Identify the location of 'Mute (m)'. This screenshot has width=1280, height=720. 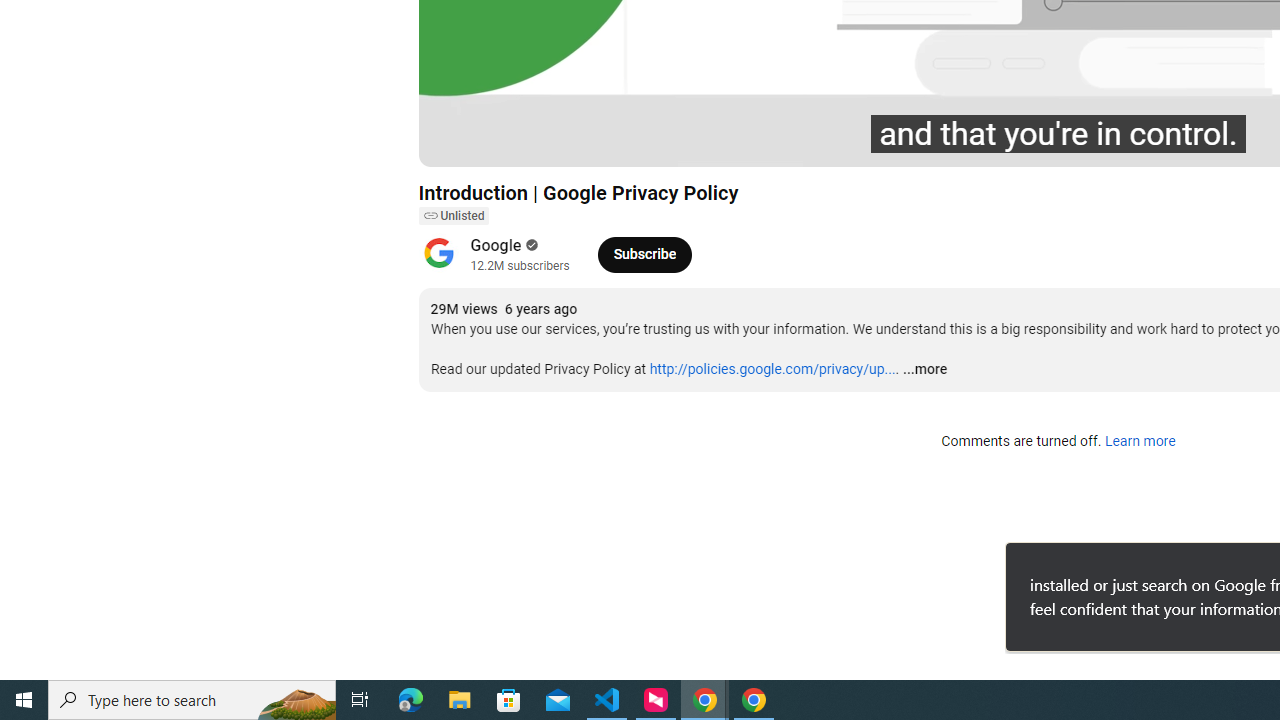
(548, 141).